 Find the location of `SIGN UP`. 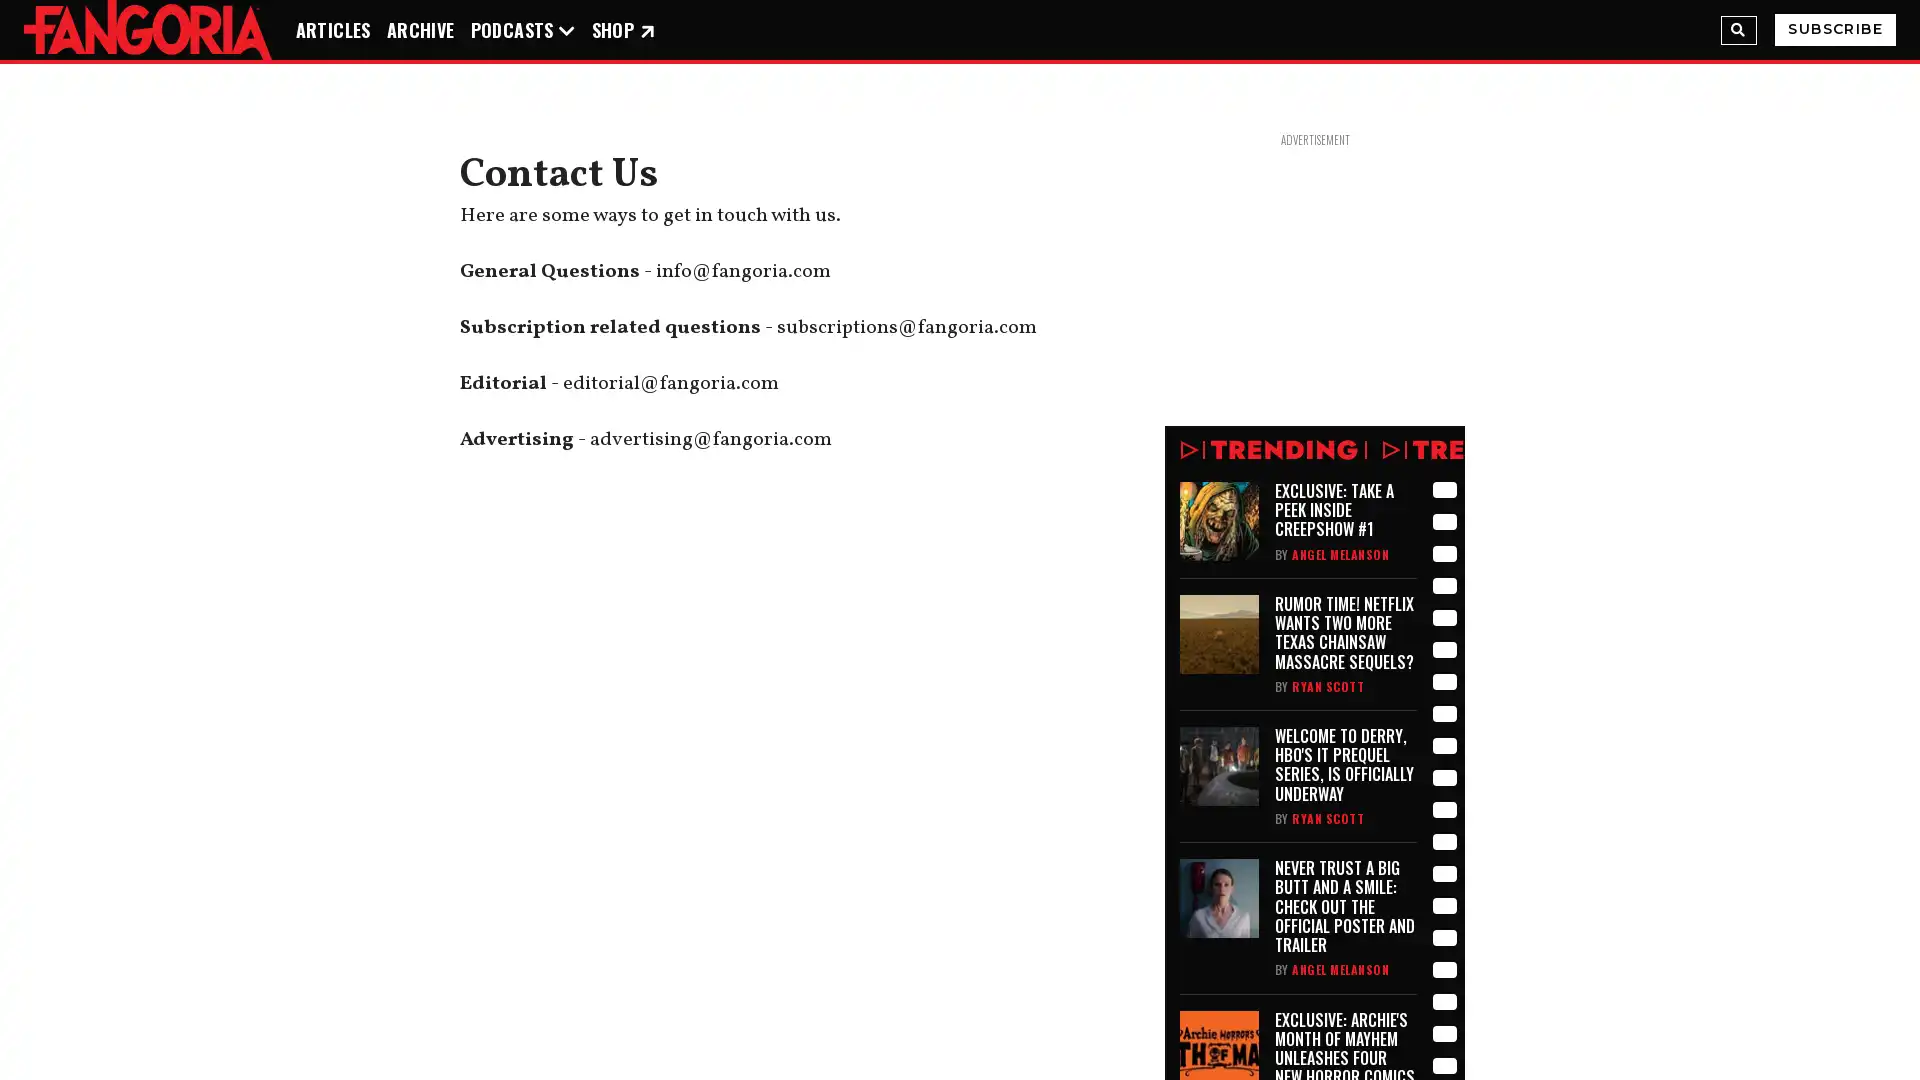

SIGN UP is located at coordinates (960, 1005).